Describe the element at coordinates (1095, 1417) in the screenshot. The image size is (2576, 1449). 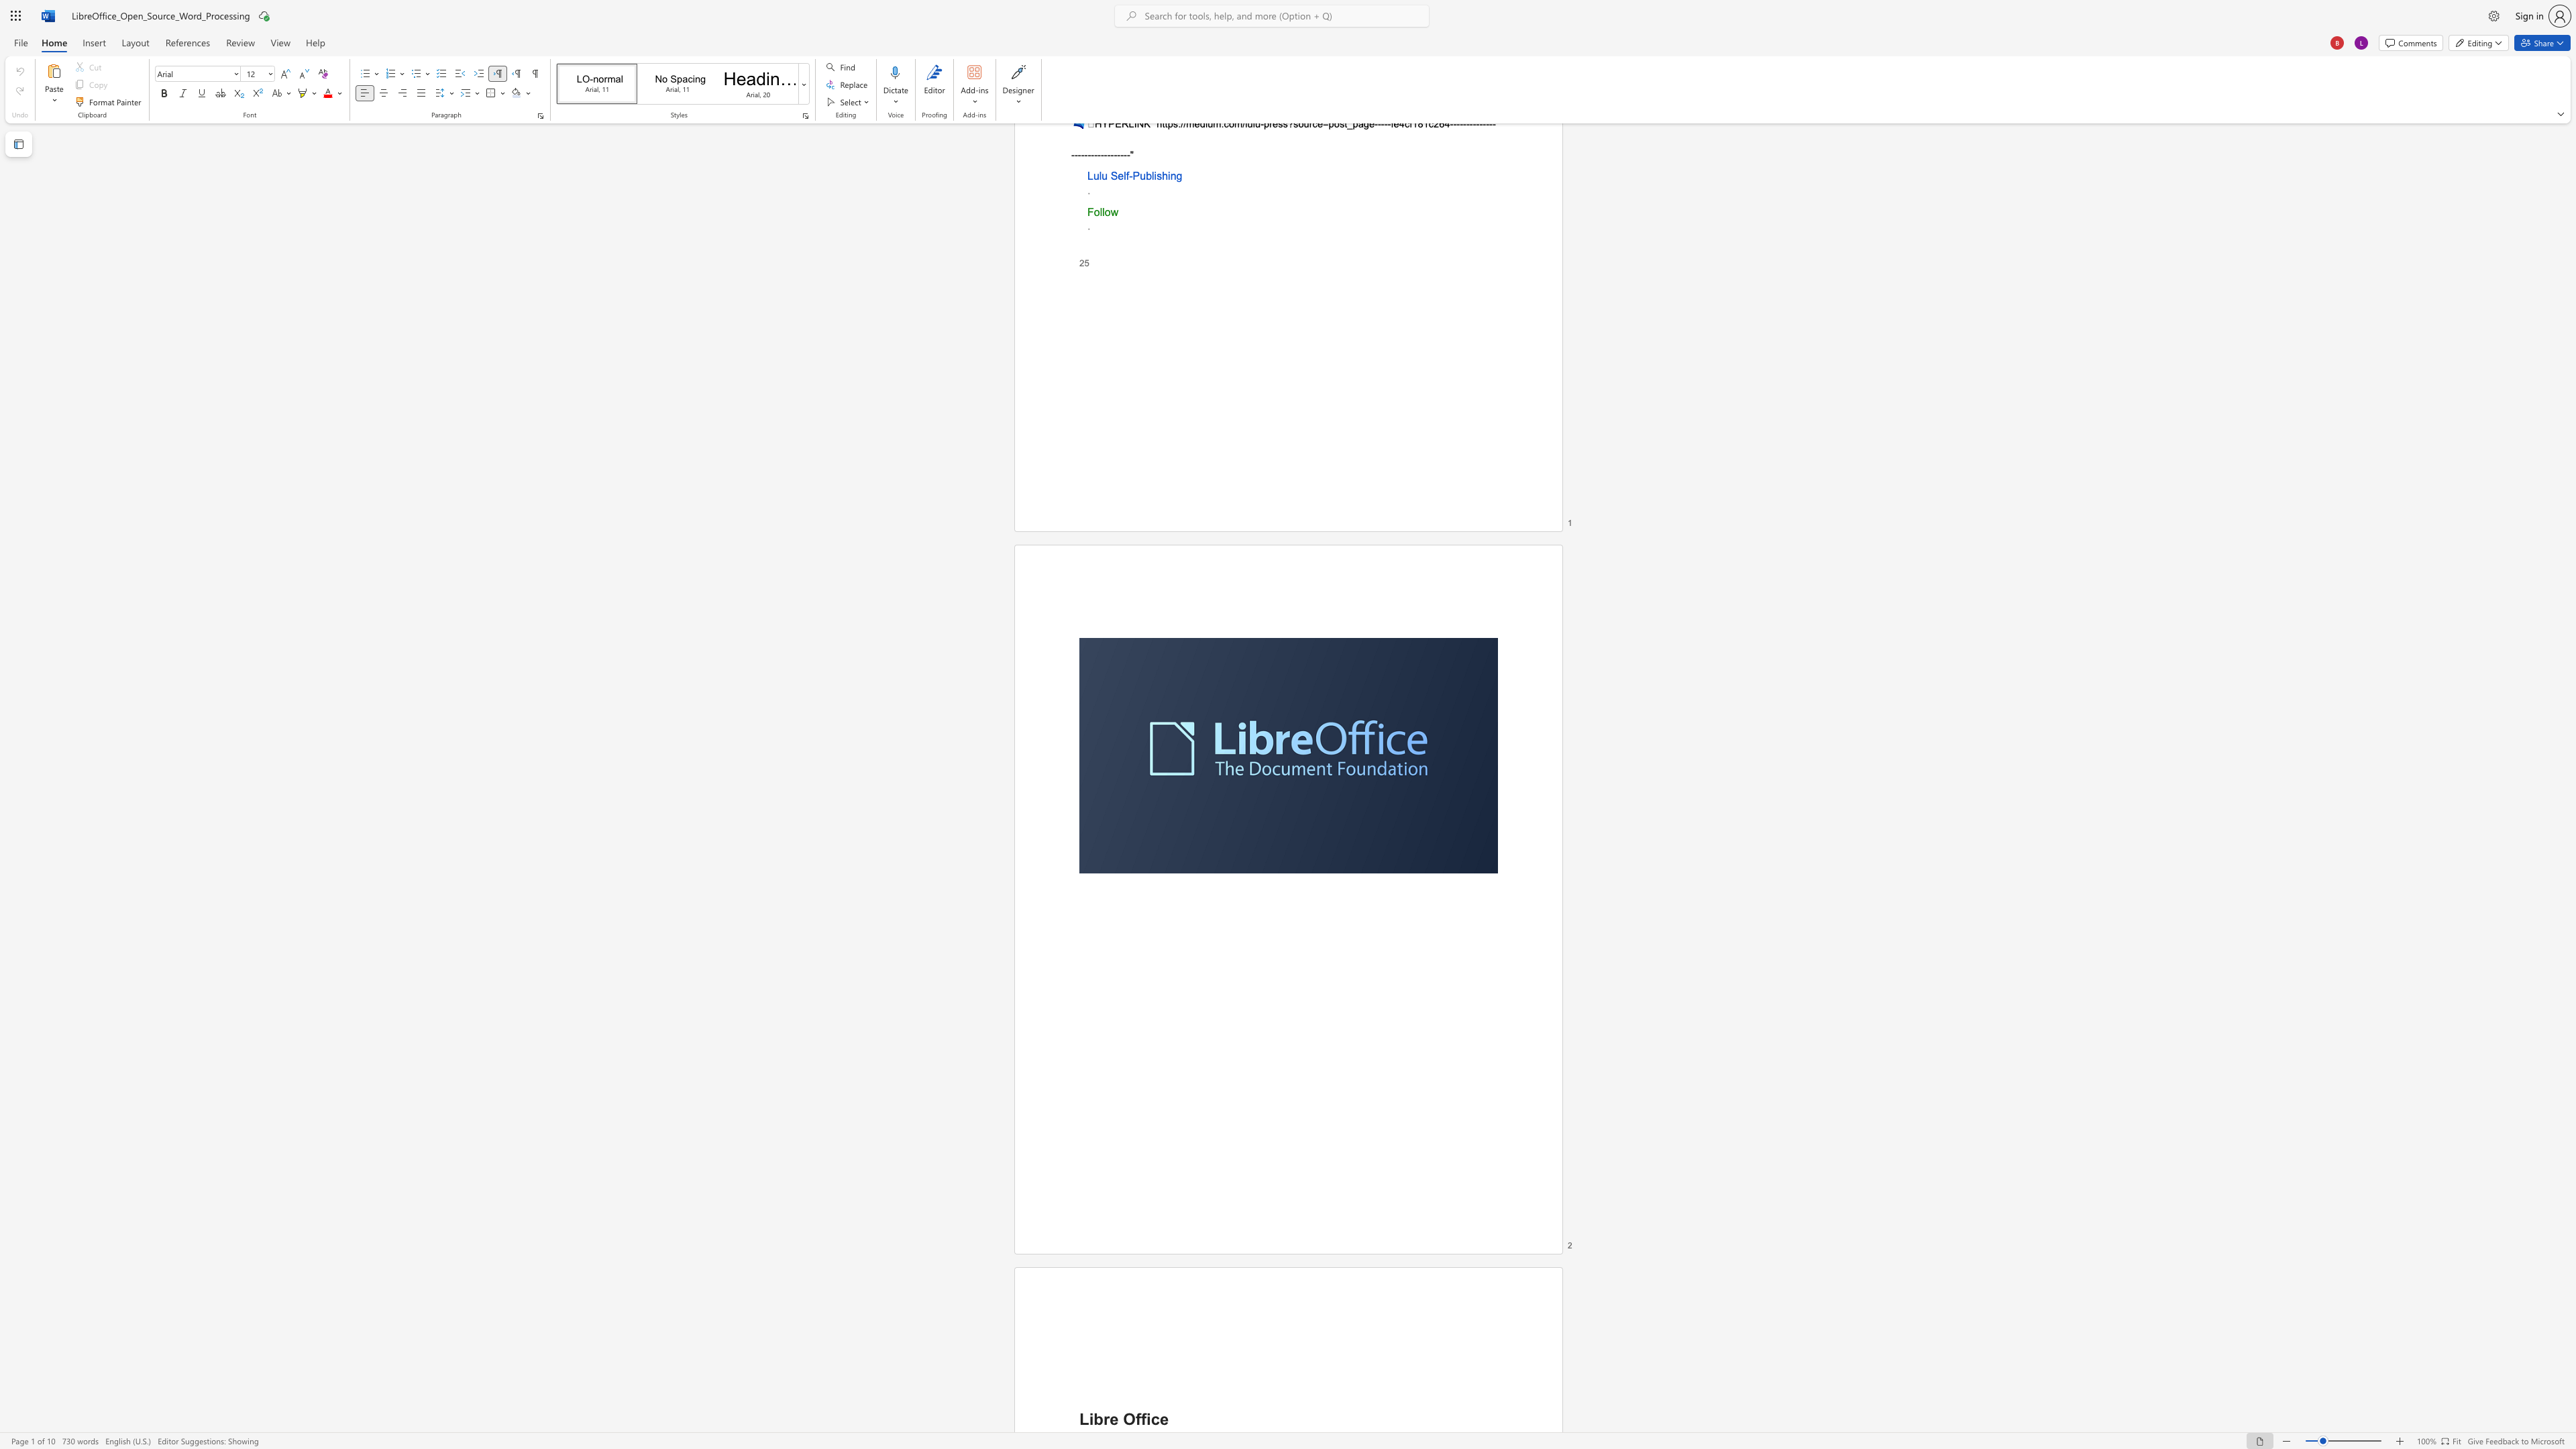
I see `the space between the continuous character "i" and "b" in the text` at that location.